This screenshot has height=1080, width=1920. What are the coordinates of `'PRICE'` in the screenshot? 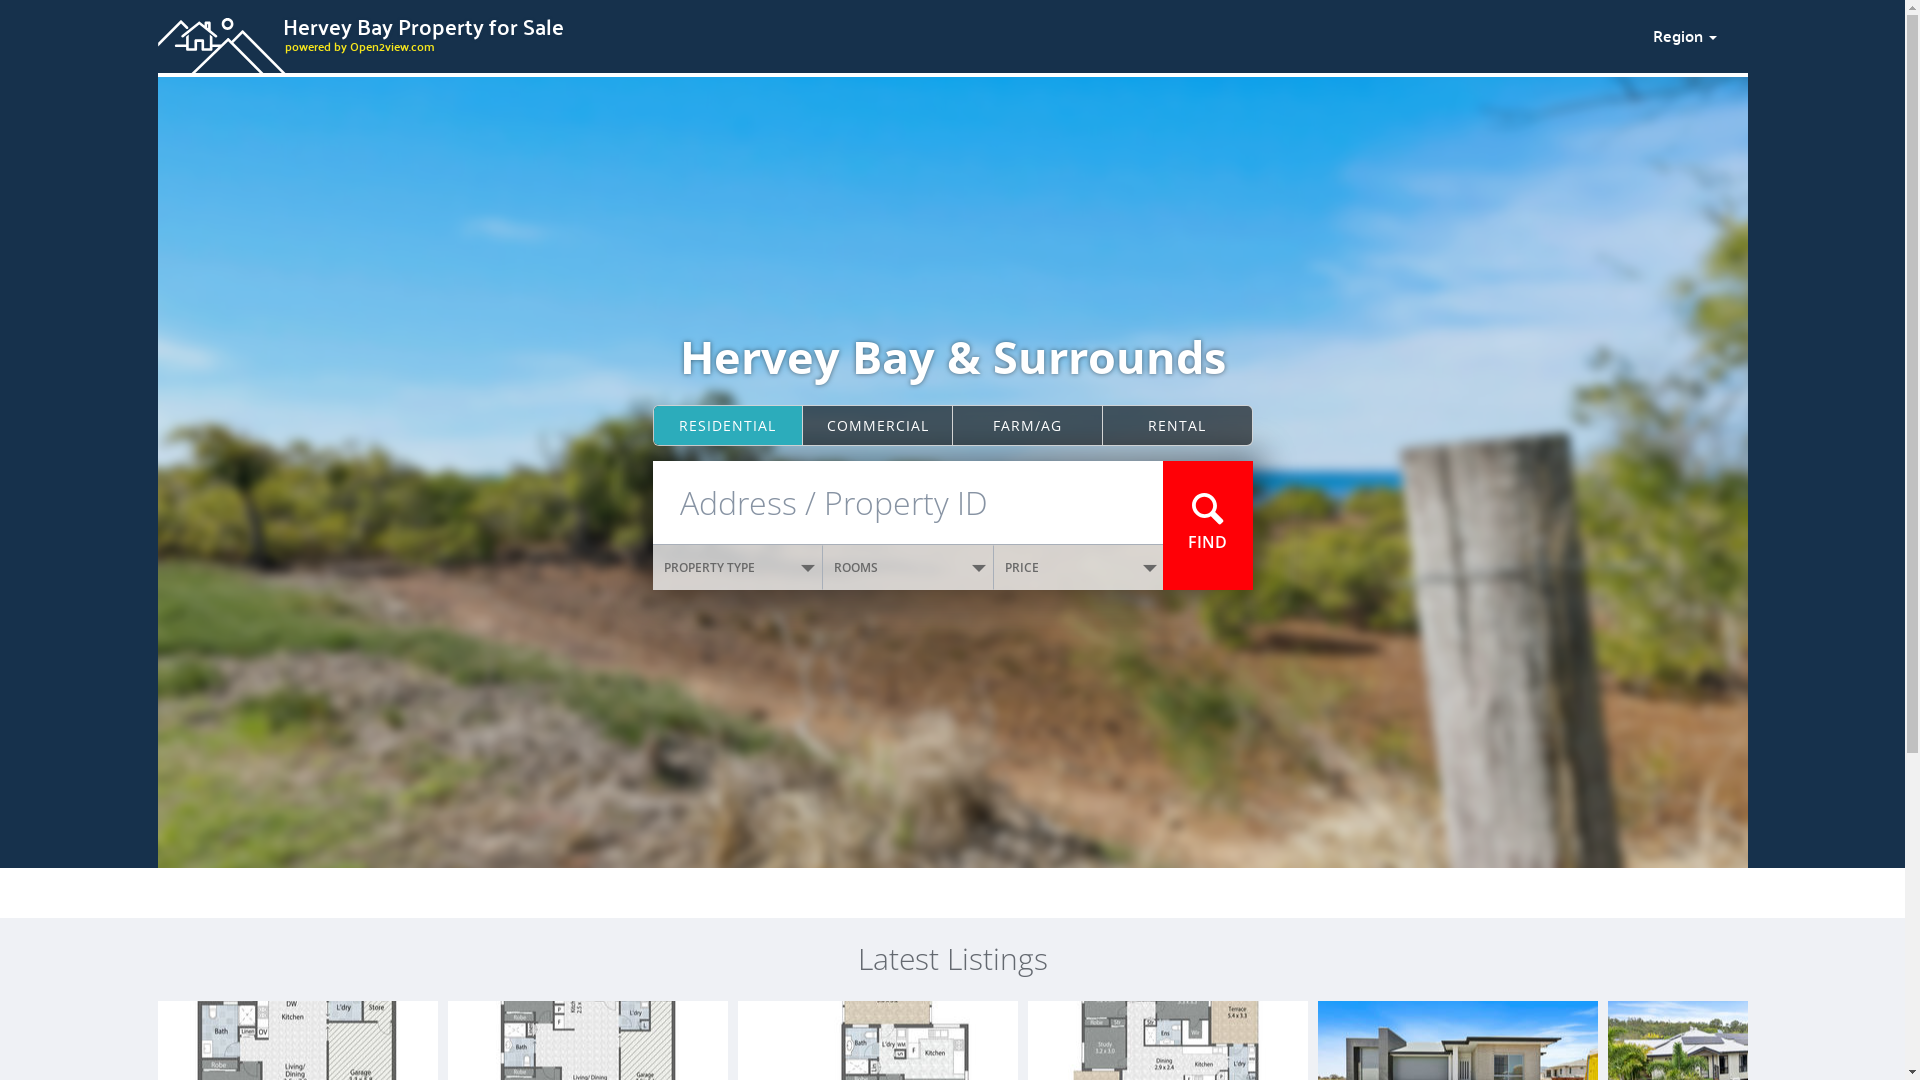 It's located at (1078, 567).